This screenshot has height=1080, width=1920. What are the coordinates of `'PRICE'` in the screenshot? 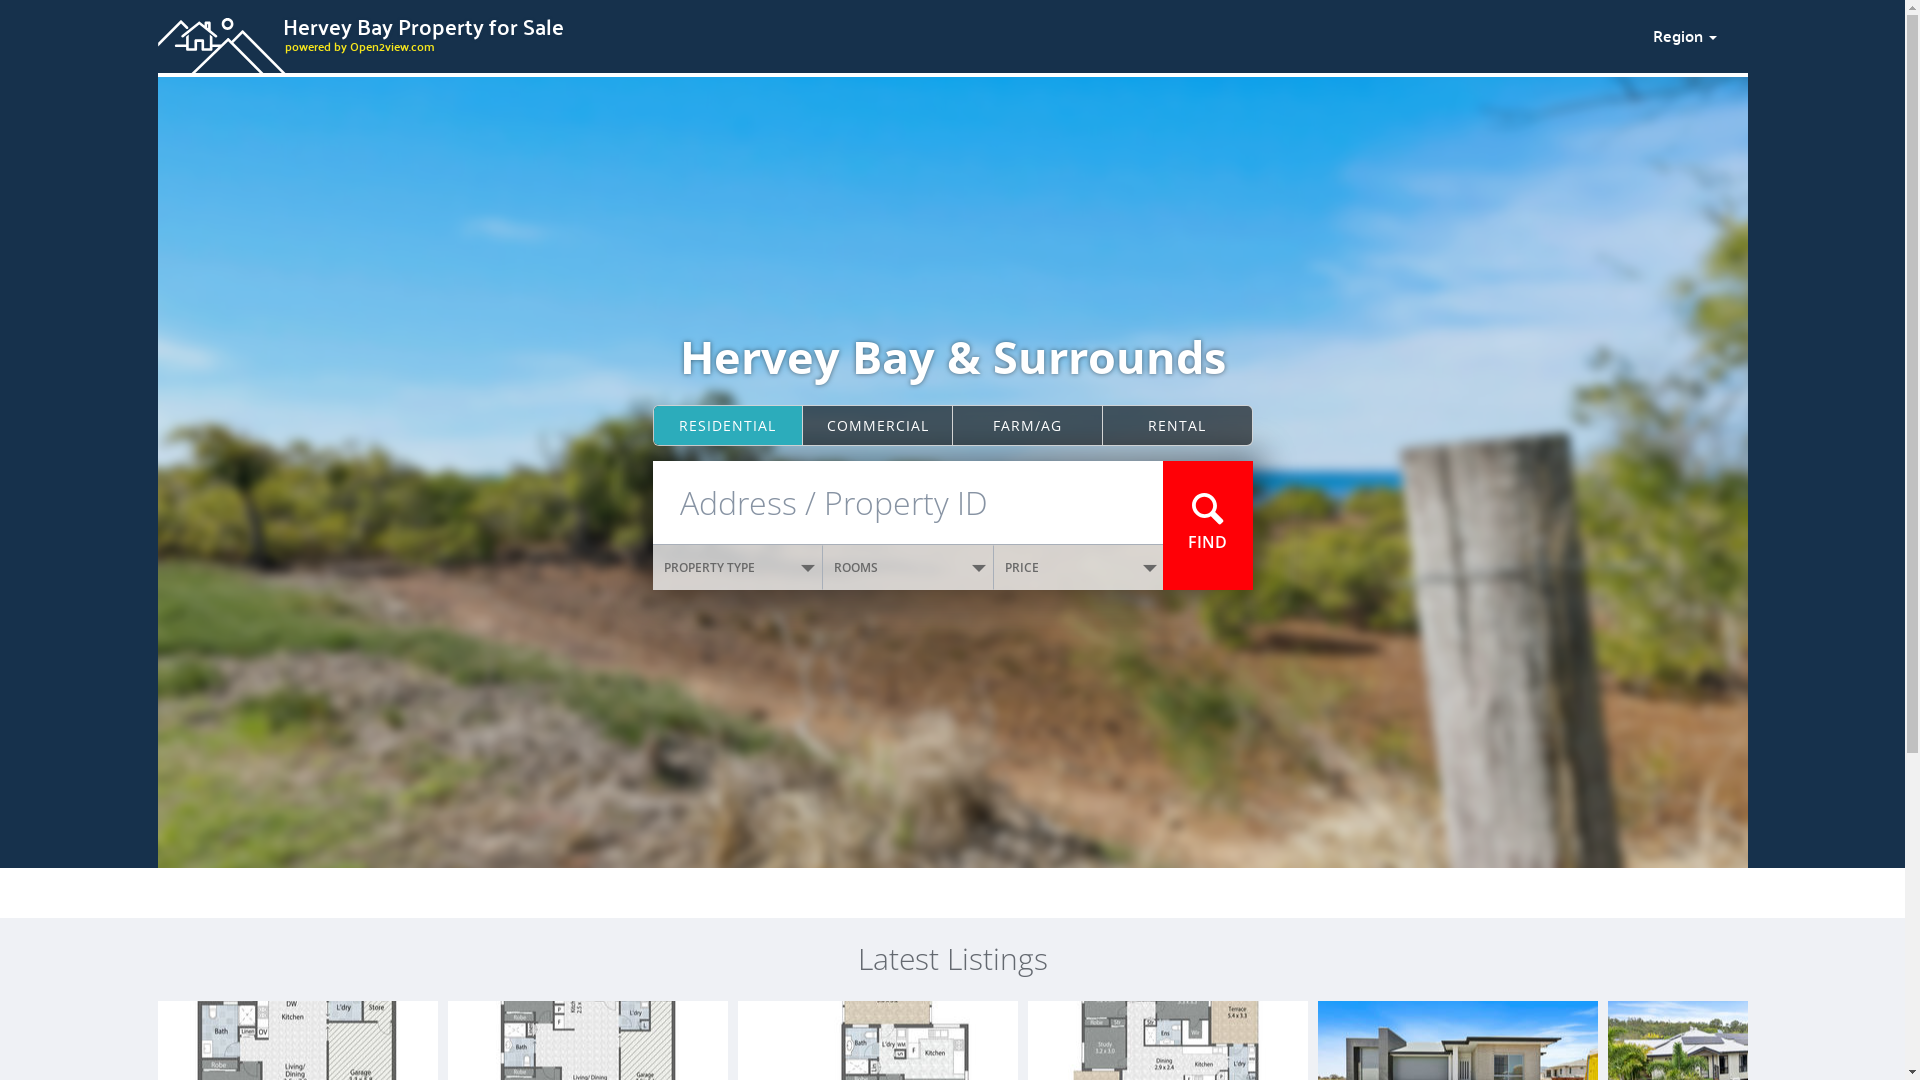 It's located at (1078, 567).